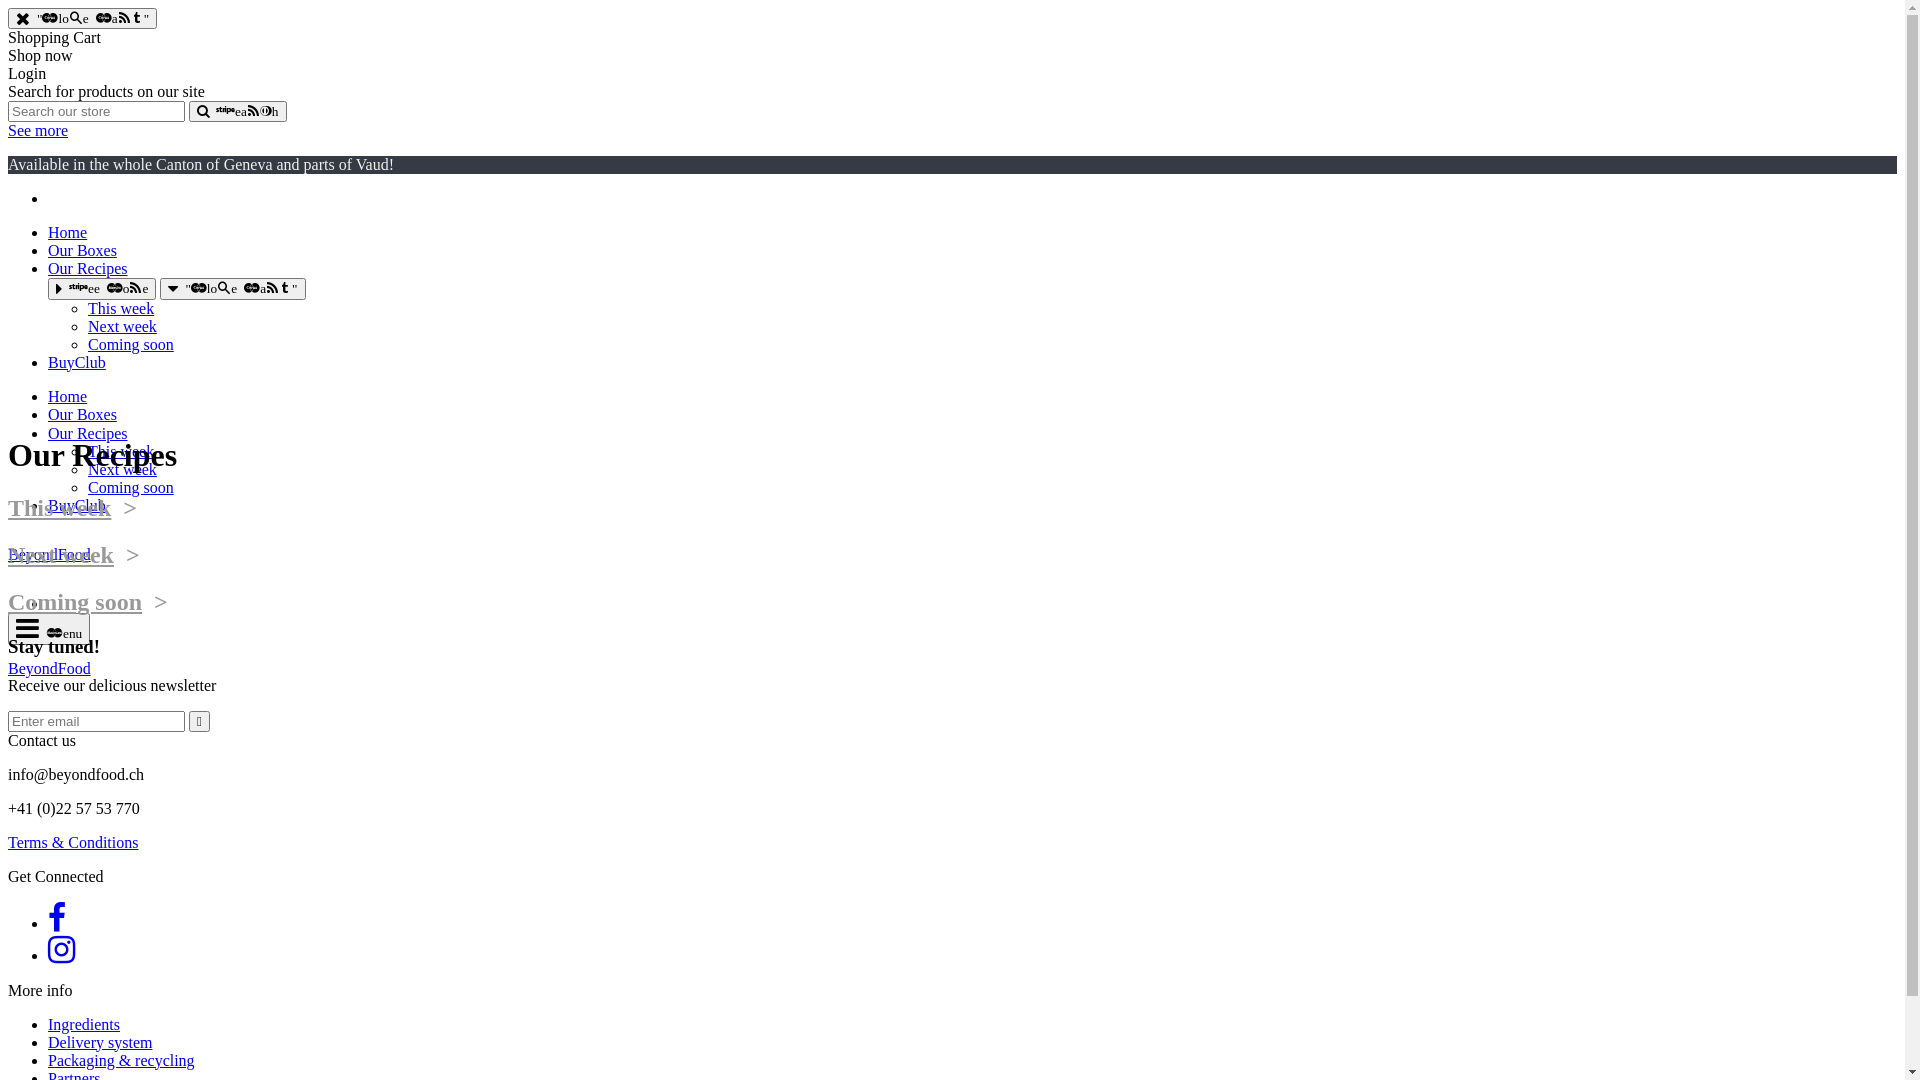 This screenshot has height=1080, width=1920. What do you see at coordinates (82, 1024) in the screenshot?
I see `'Ingredients'` at bounding box center [82, 1024].